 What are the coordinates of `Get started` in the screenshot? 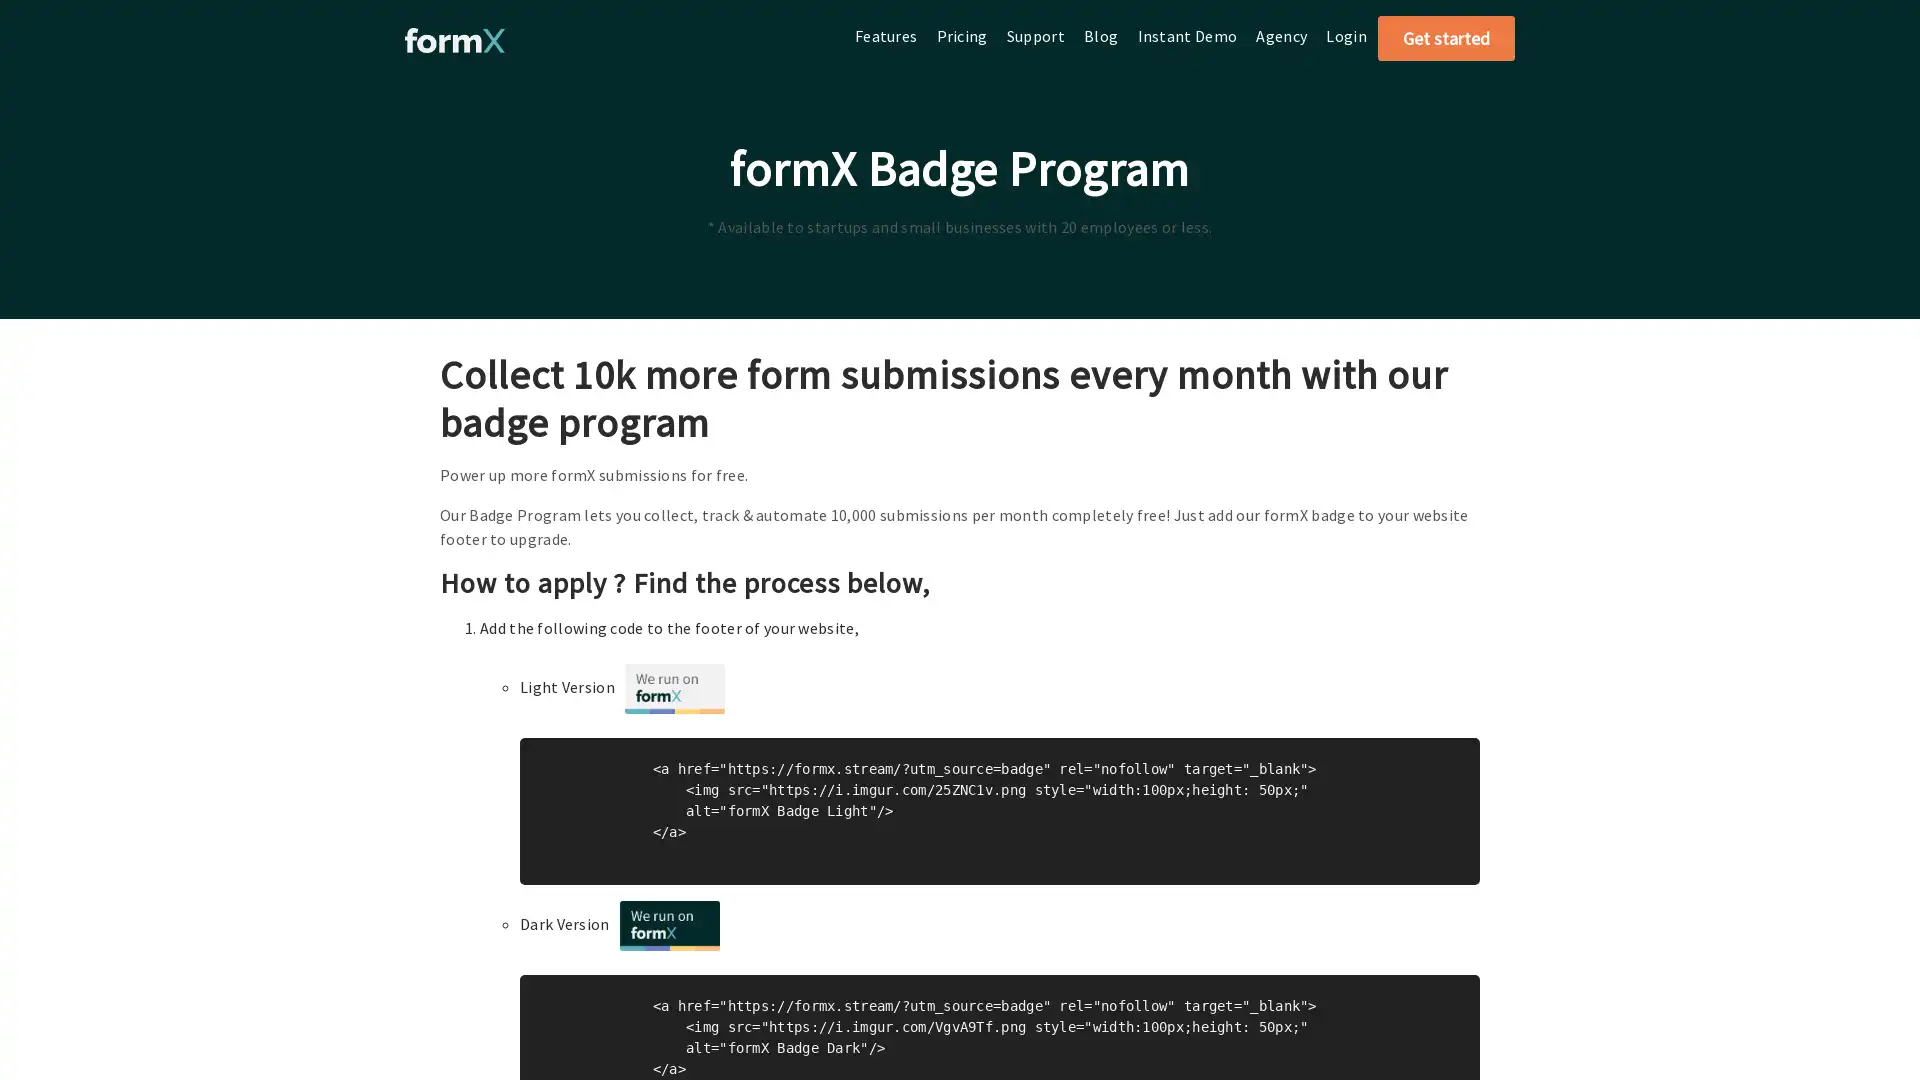 It's located at (1446, 38).